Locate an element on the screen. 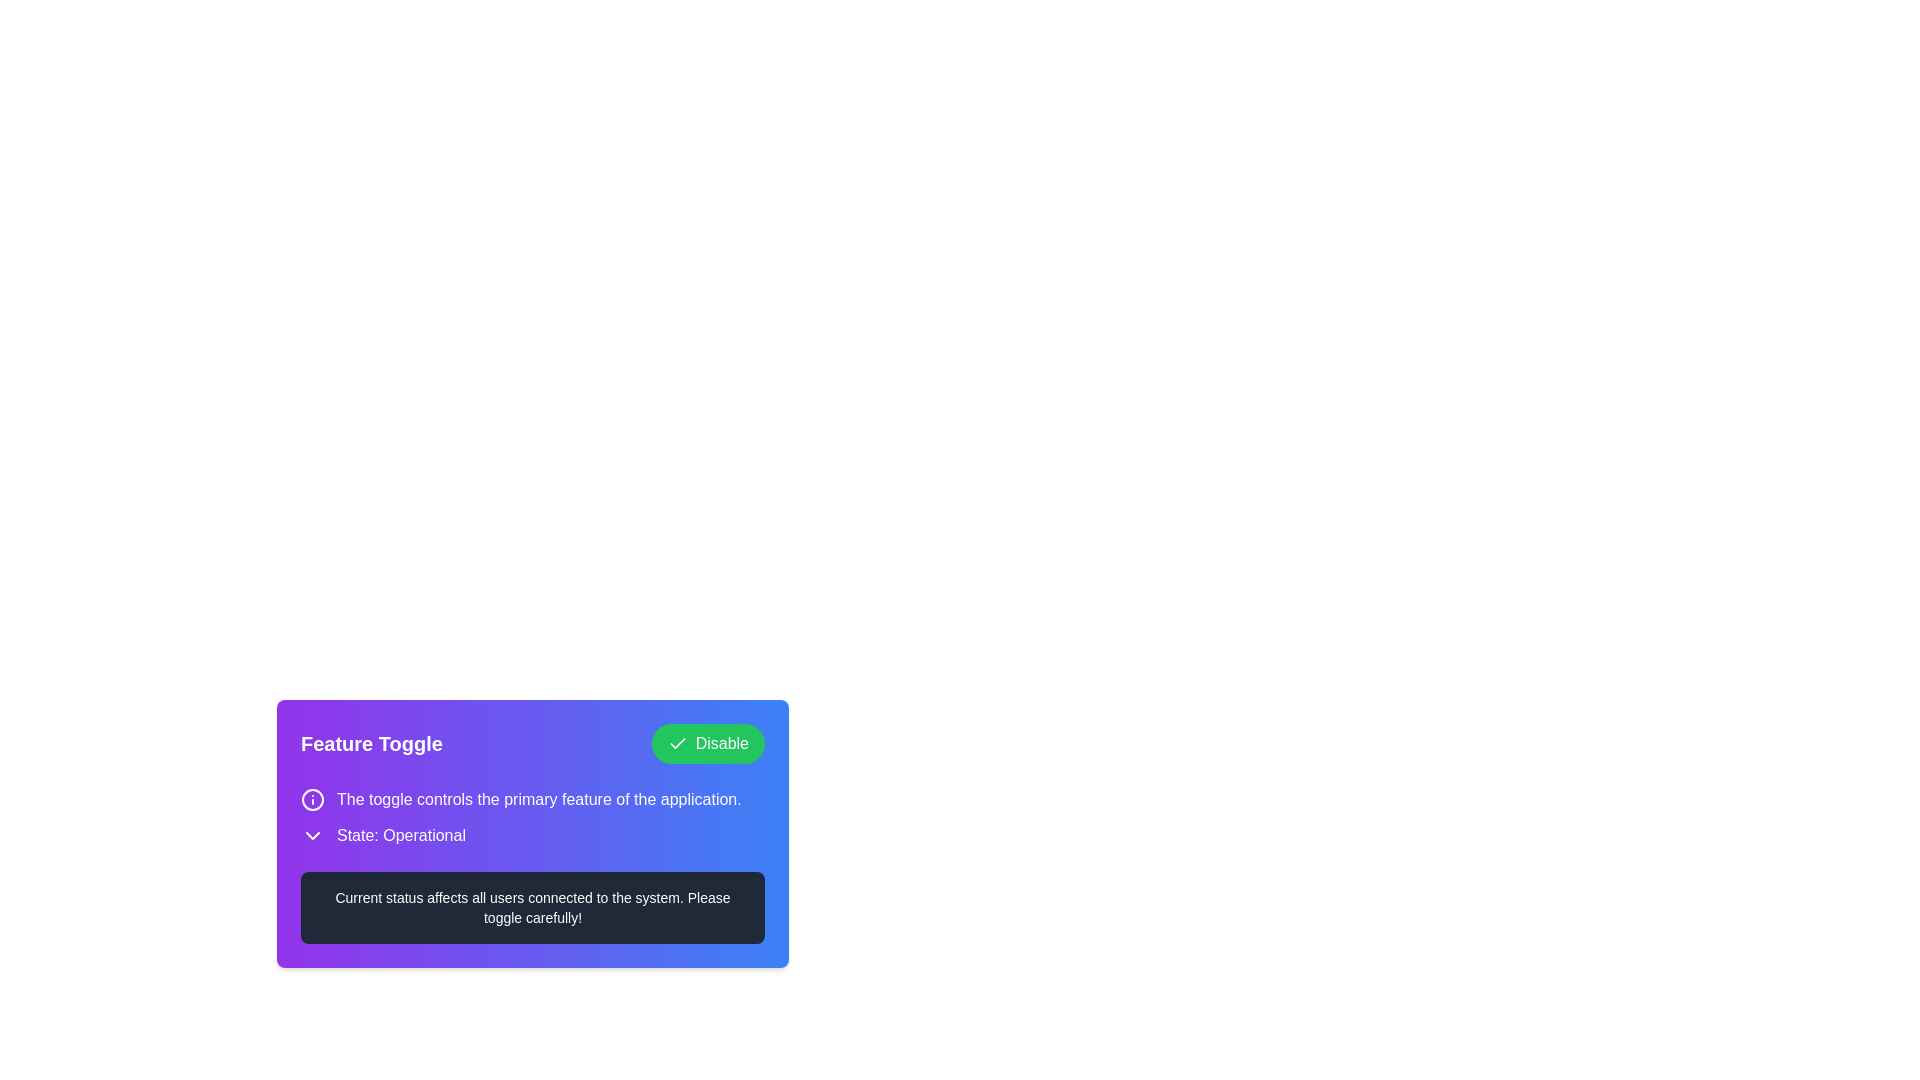 Image resolution: width=1920 pixels, height=1080 pixels. the 'Disable' button of the 'Feature Toggle' composite UI component to prepare for interaction is located at coordinates (532, 744).